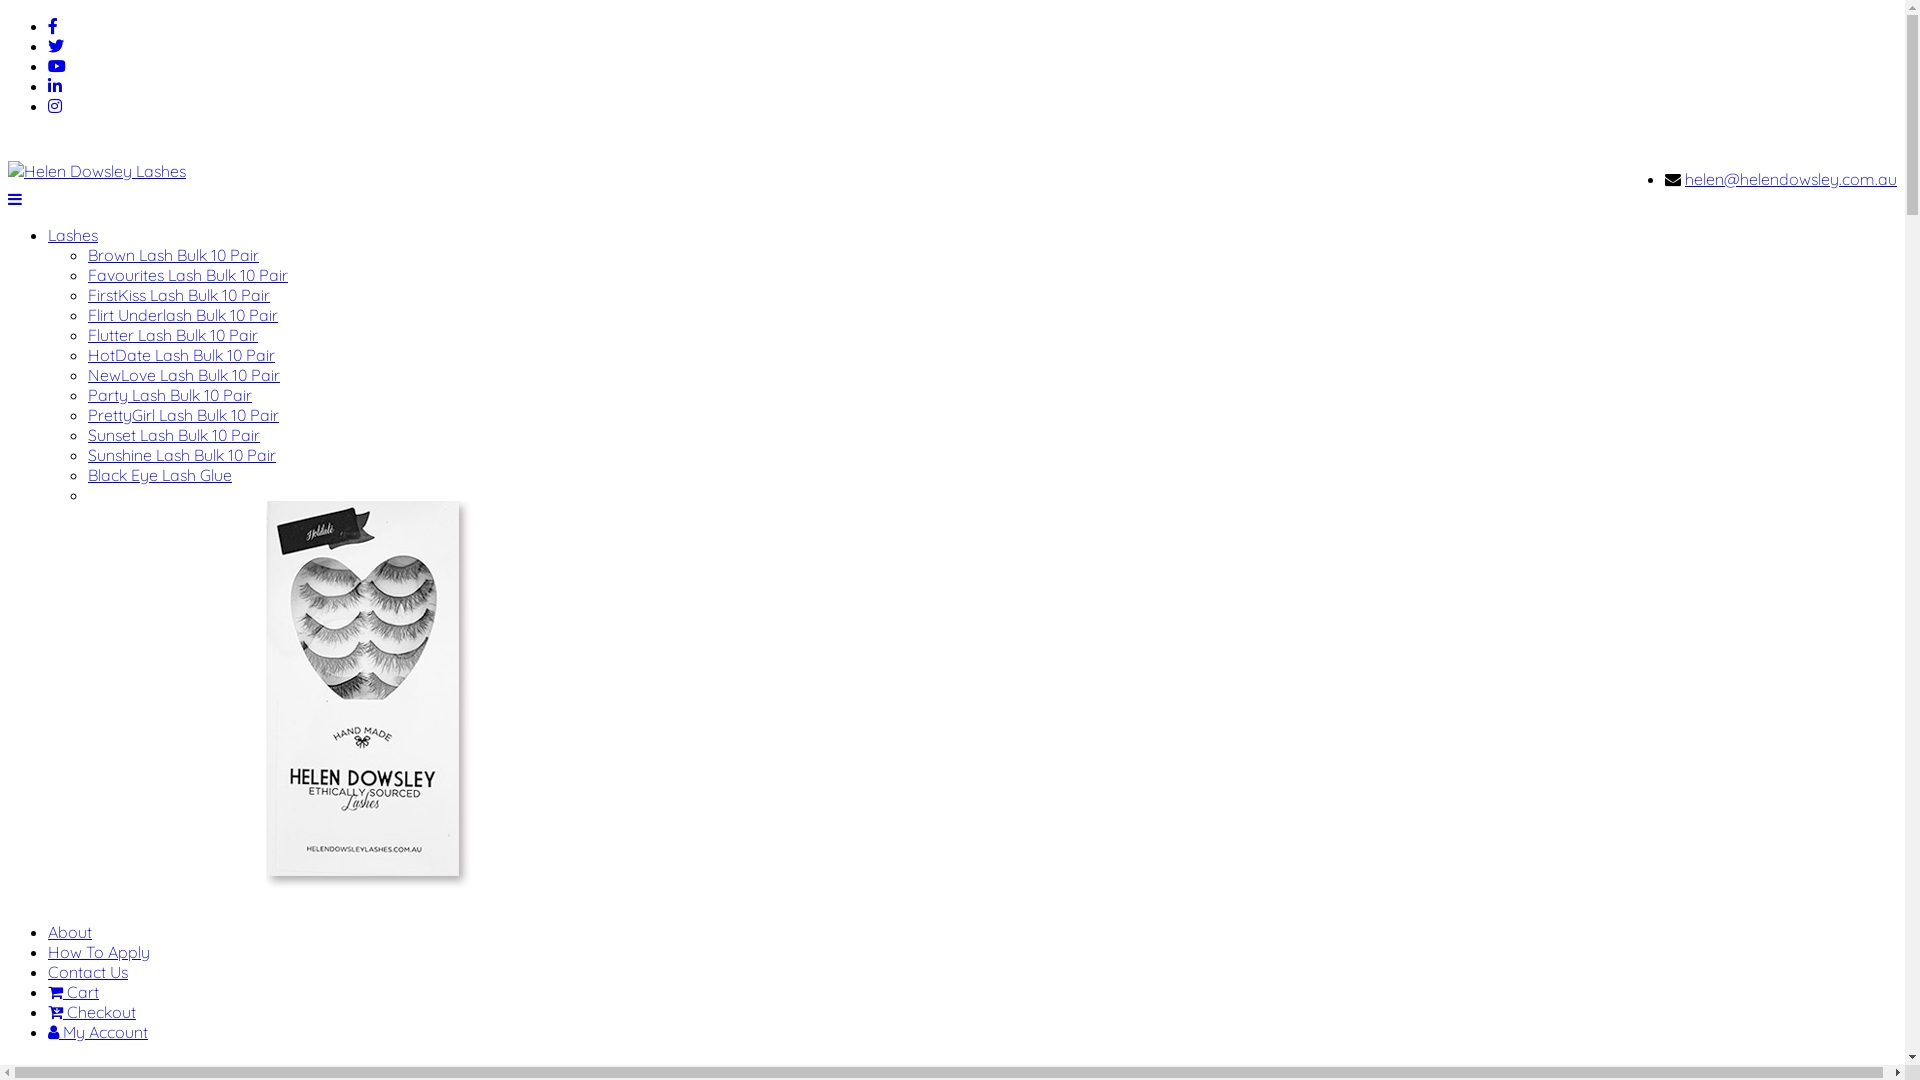 Image resolution: width=1920 pixels, height=1080 pixels. What do you see at coordinates (173, 434) in the screenshot?
I see `'Sunset Lash Bulk 10 Pair'` at bounding box center [173, 434].